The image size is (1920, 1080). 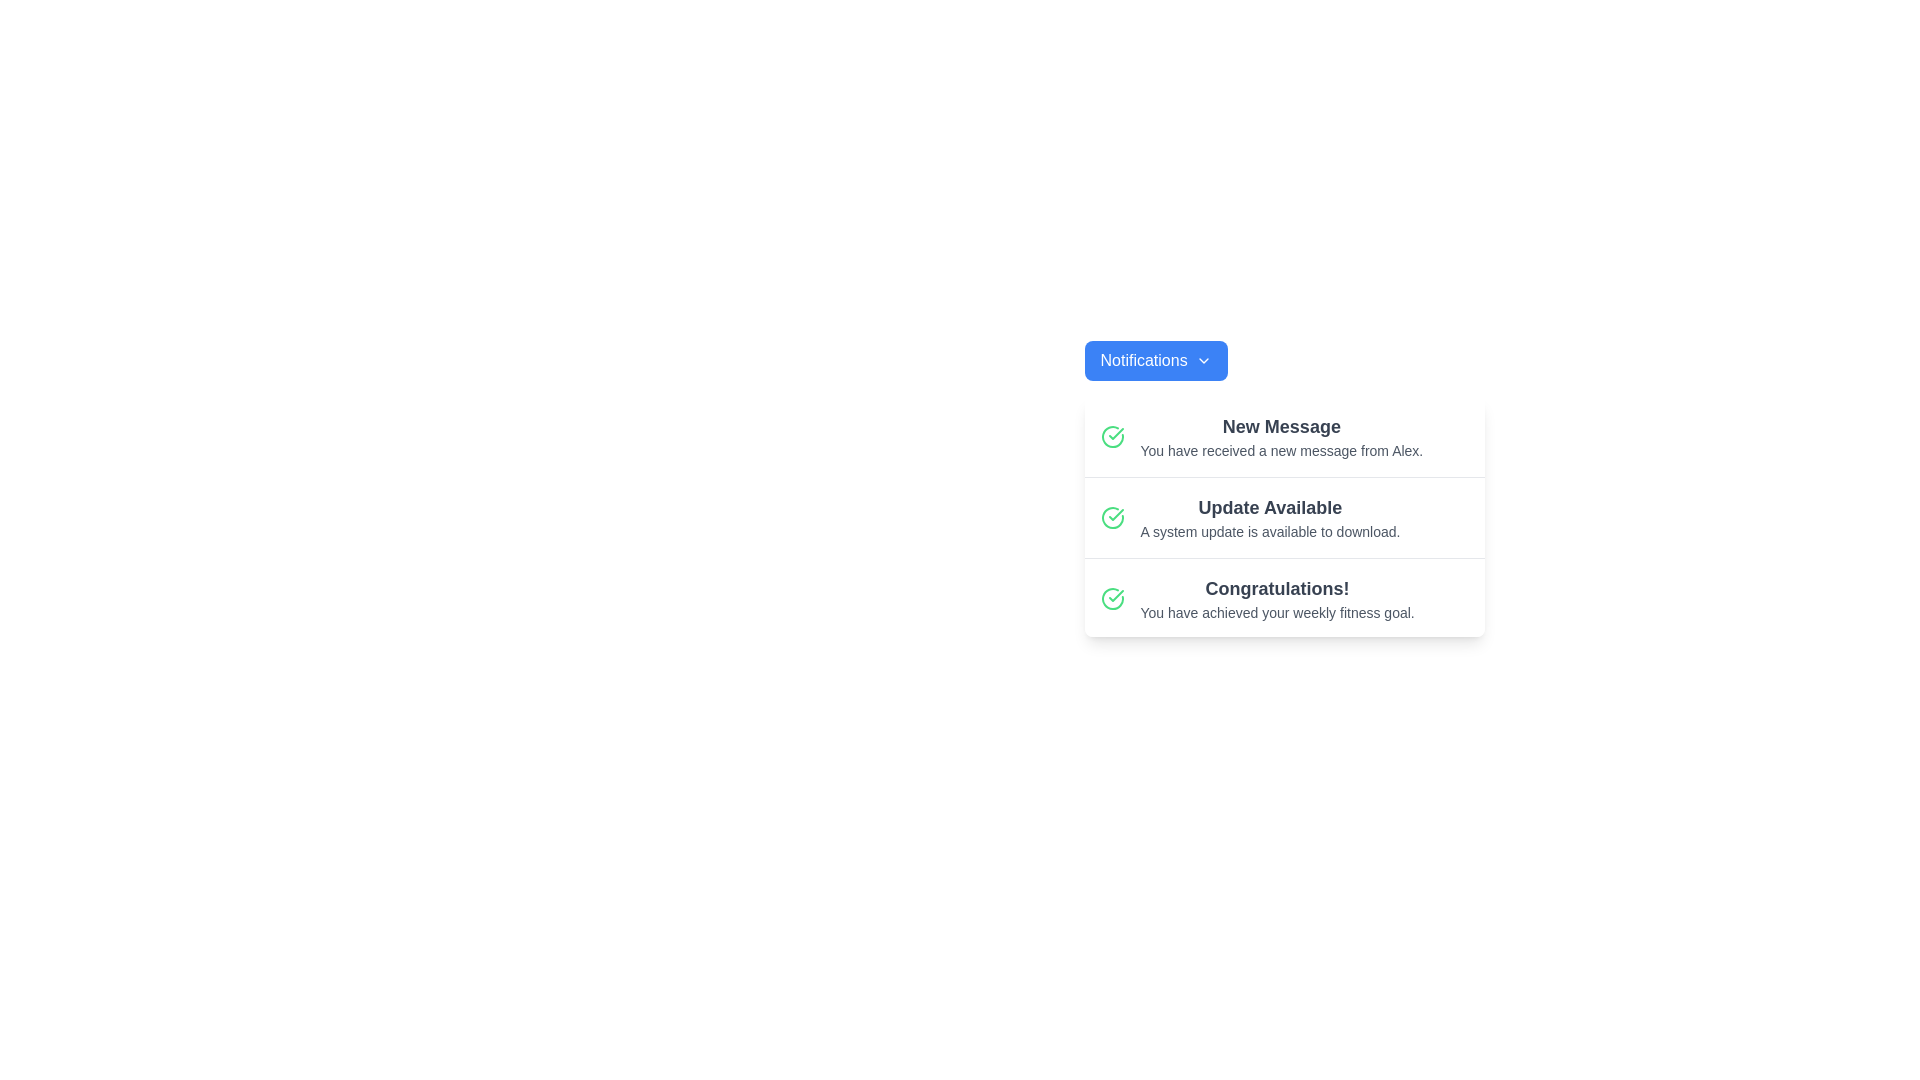 What do you see at coordinates (1284, 597) in the screenshot?
I see `third notification in the vertically stacked notification list, which informs the user of achieving their weekly fitness goal` at bounding box center [1284, 597].